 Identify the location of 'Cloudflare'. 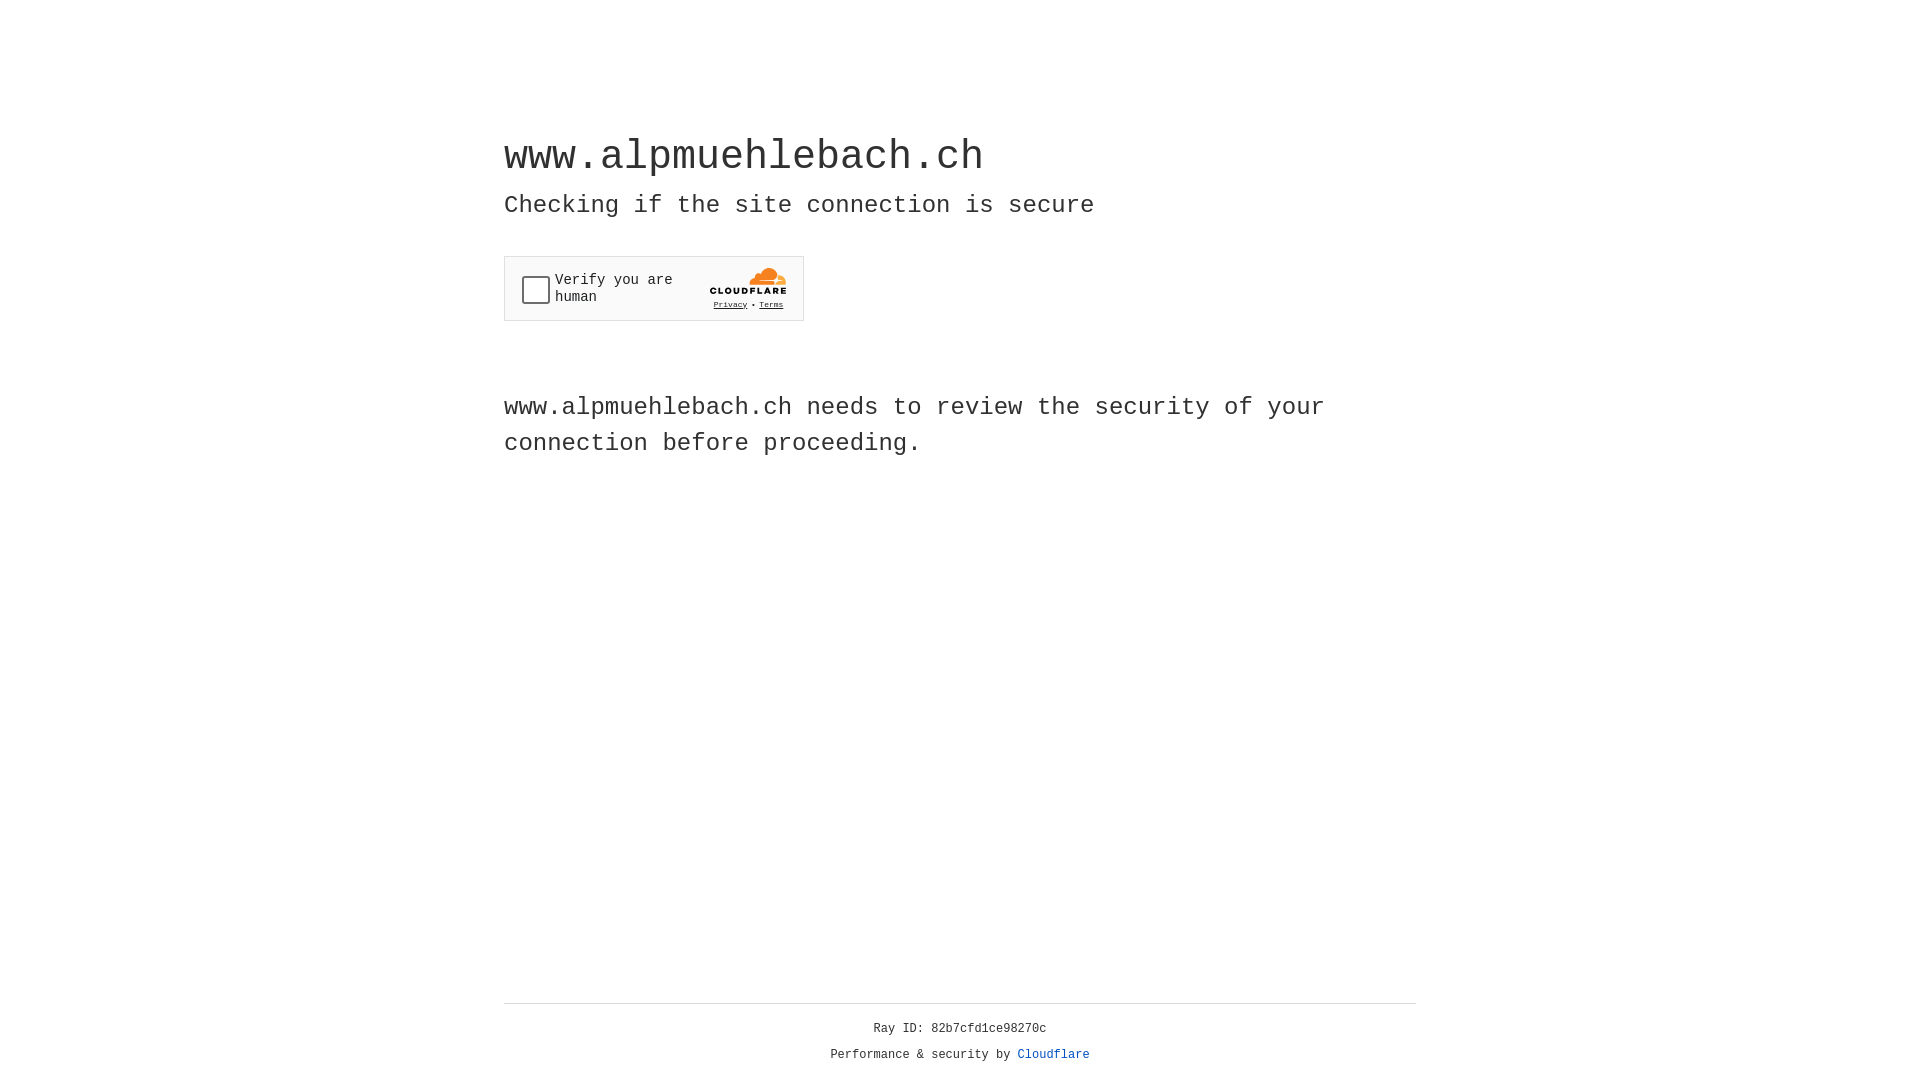
(1017, 1054).